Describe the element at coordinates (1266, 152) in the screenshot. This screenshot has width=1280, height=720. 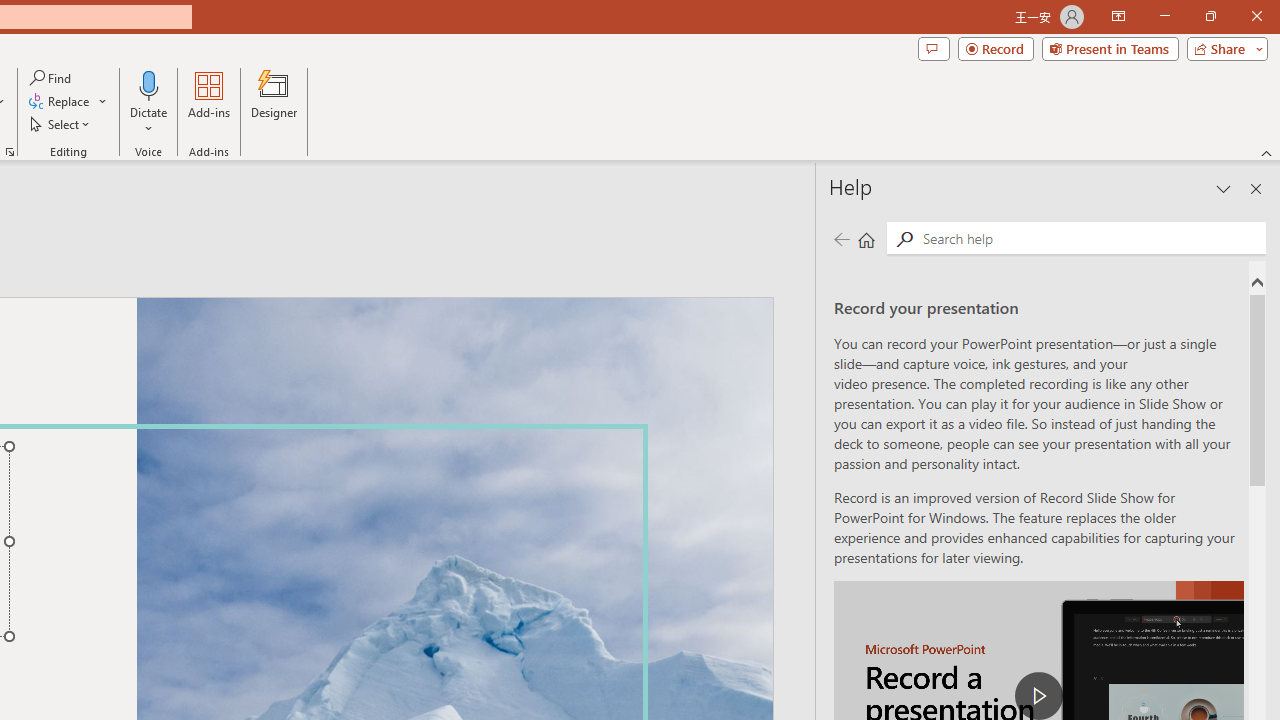
I see `'Collapse the Ribbon'` at that location.